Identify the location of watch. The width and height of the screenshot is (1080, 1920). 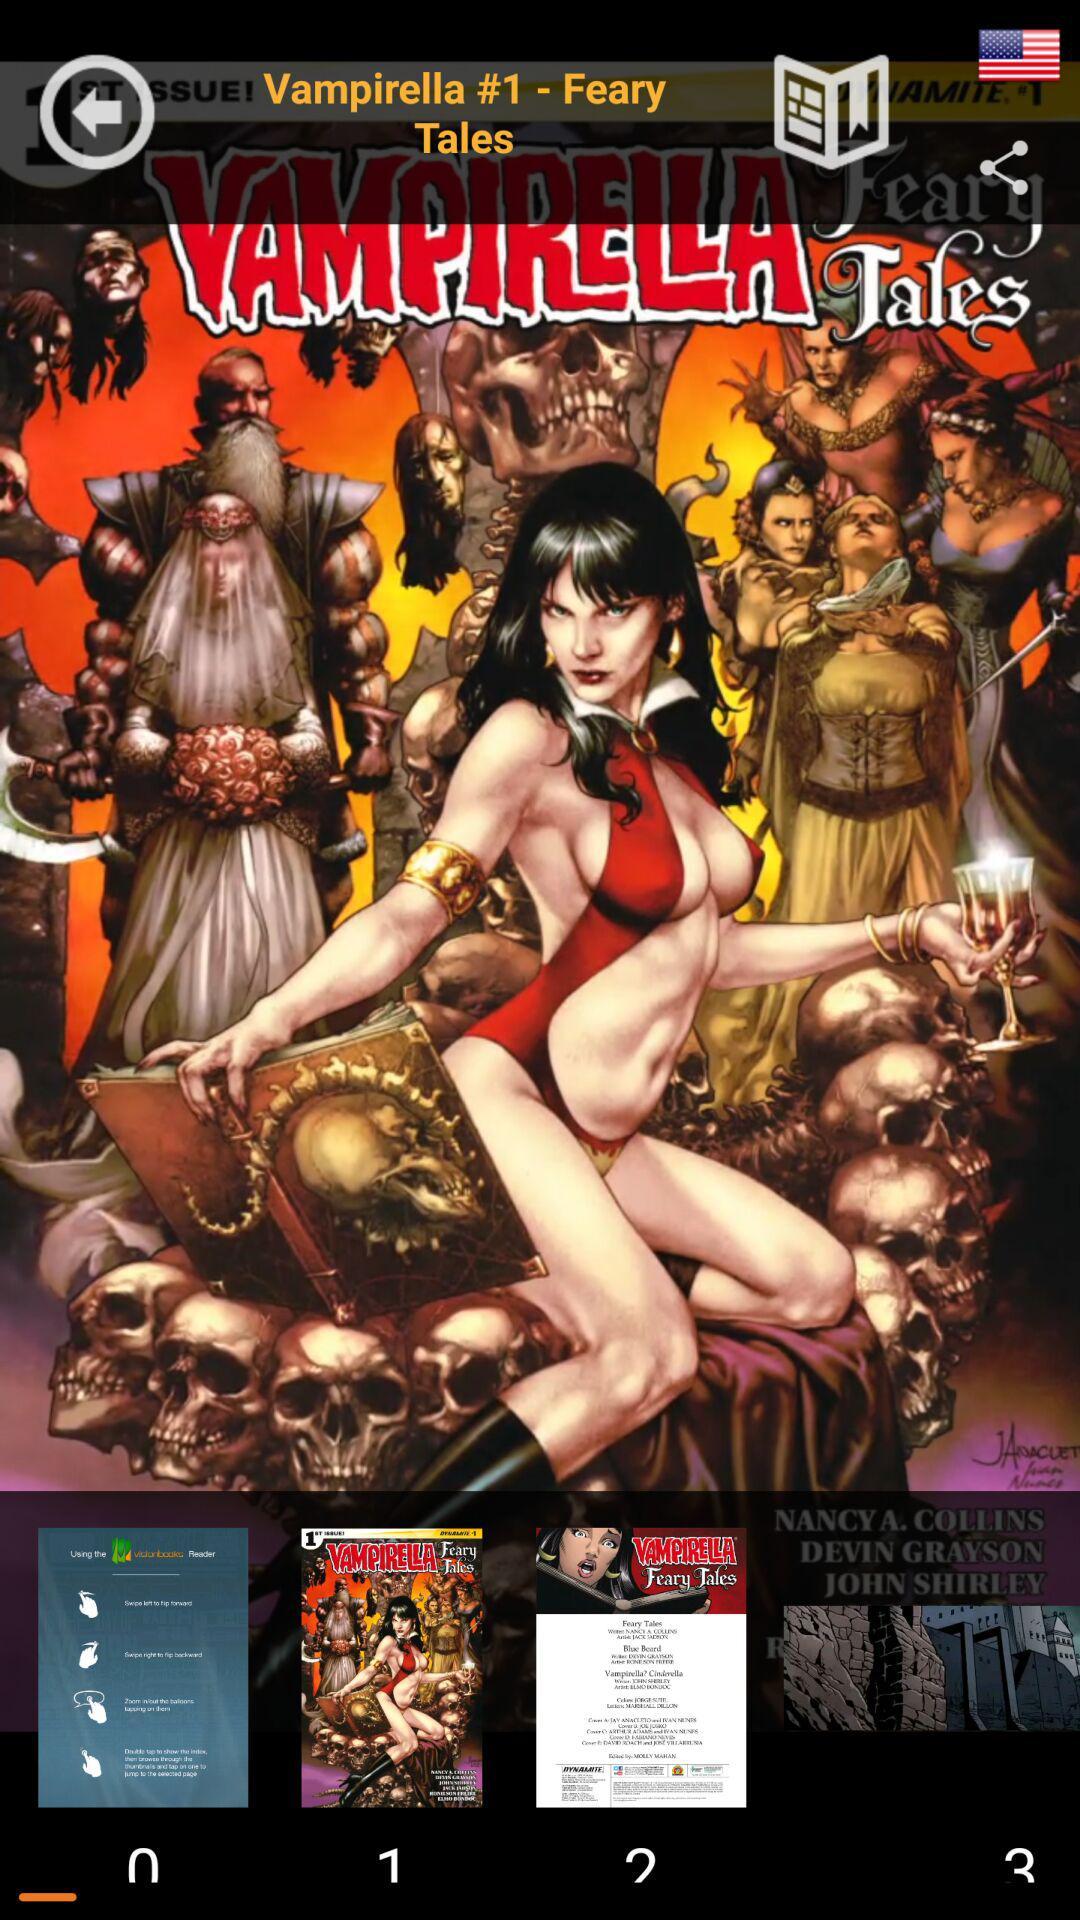
(391, 1668).